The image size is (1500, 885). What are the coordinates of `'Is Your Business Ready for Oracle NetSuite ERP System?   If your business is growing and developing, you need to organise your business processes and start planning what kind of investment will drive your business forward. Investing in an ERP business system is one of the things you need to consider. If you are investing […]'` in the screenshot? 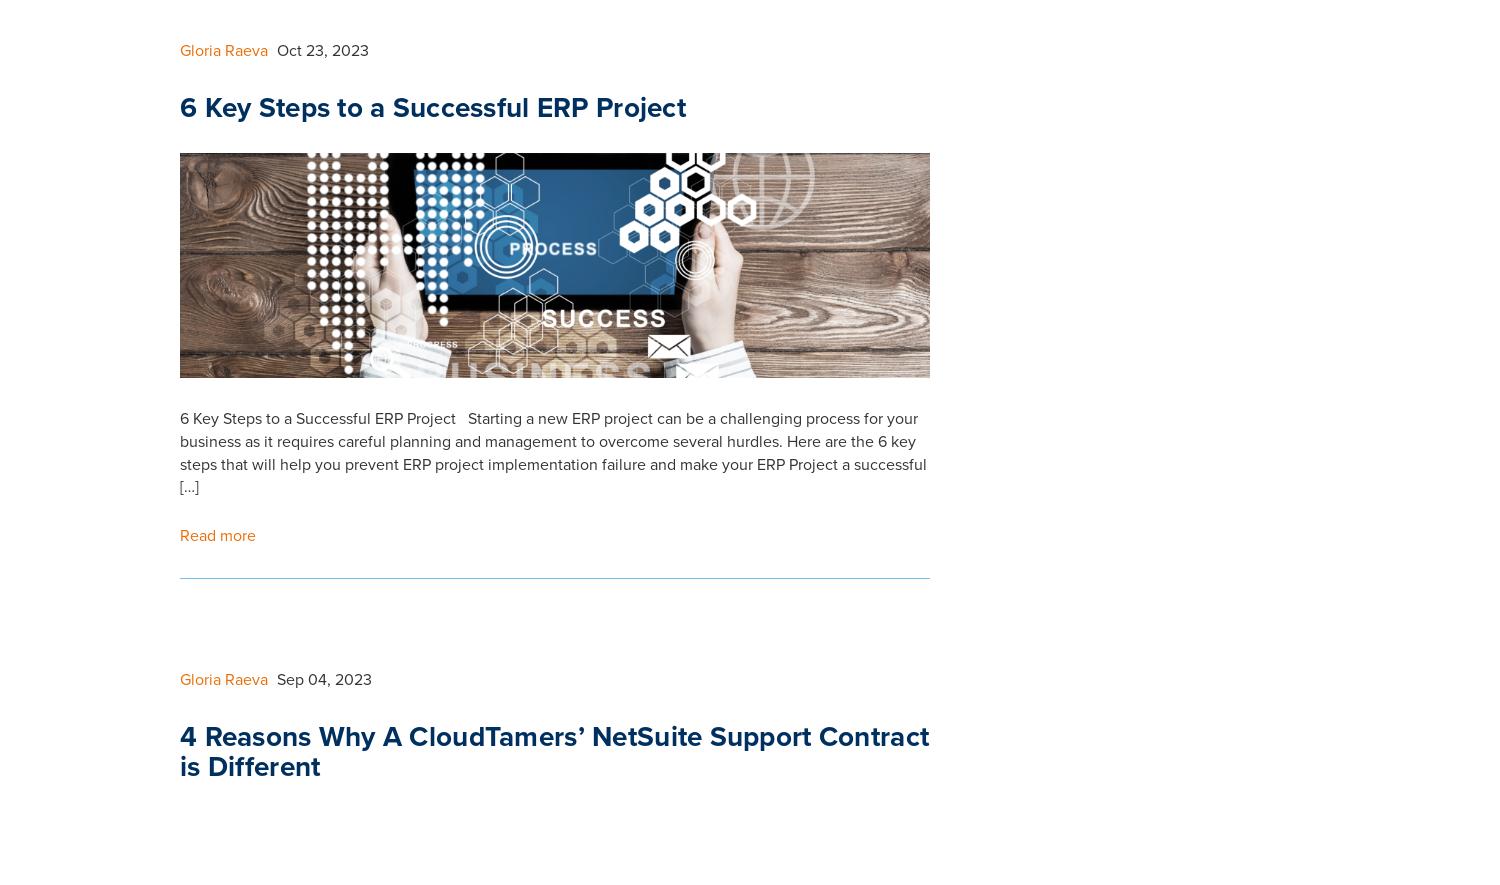 It's located at (550, 469).